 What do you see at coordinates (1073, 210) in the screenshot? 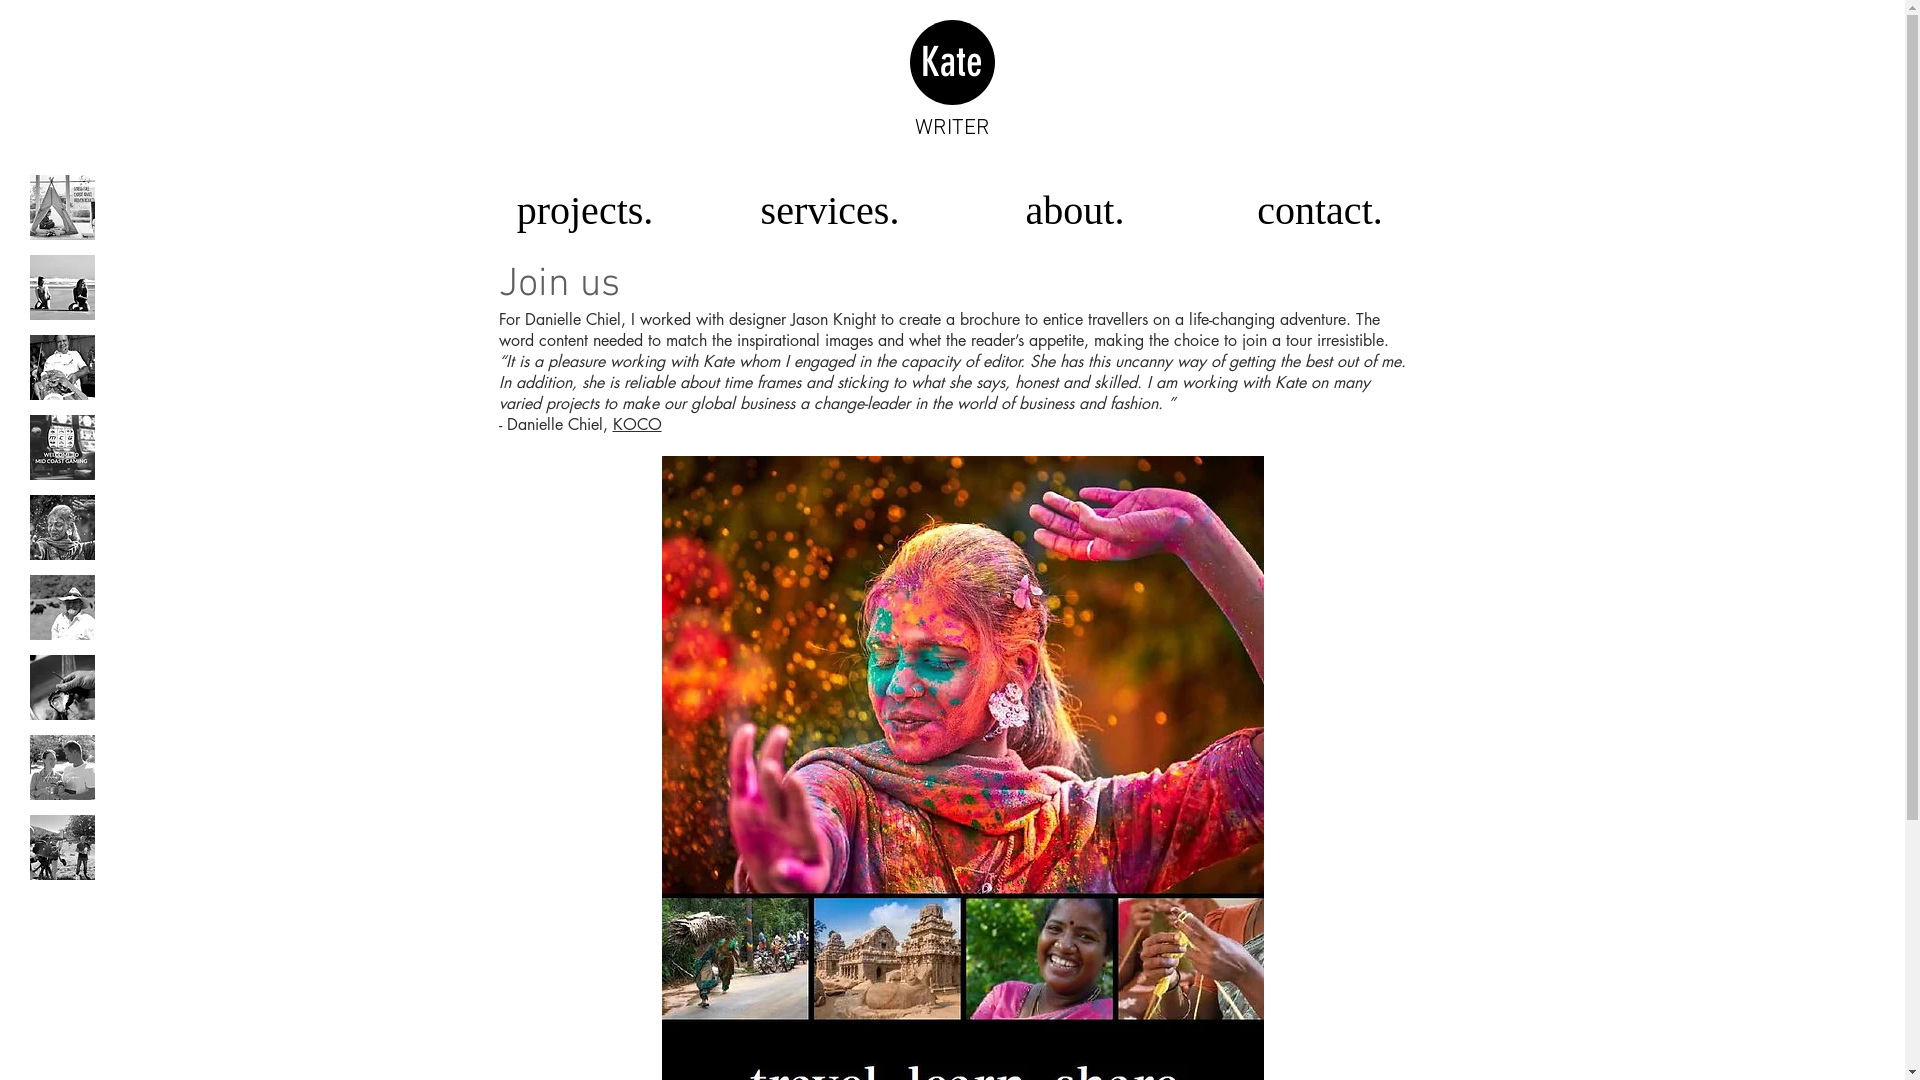
I see `'about.'` at bounding box center [1073, 210].